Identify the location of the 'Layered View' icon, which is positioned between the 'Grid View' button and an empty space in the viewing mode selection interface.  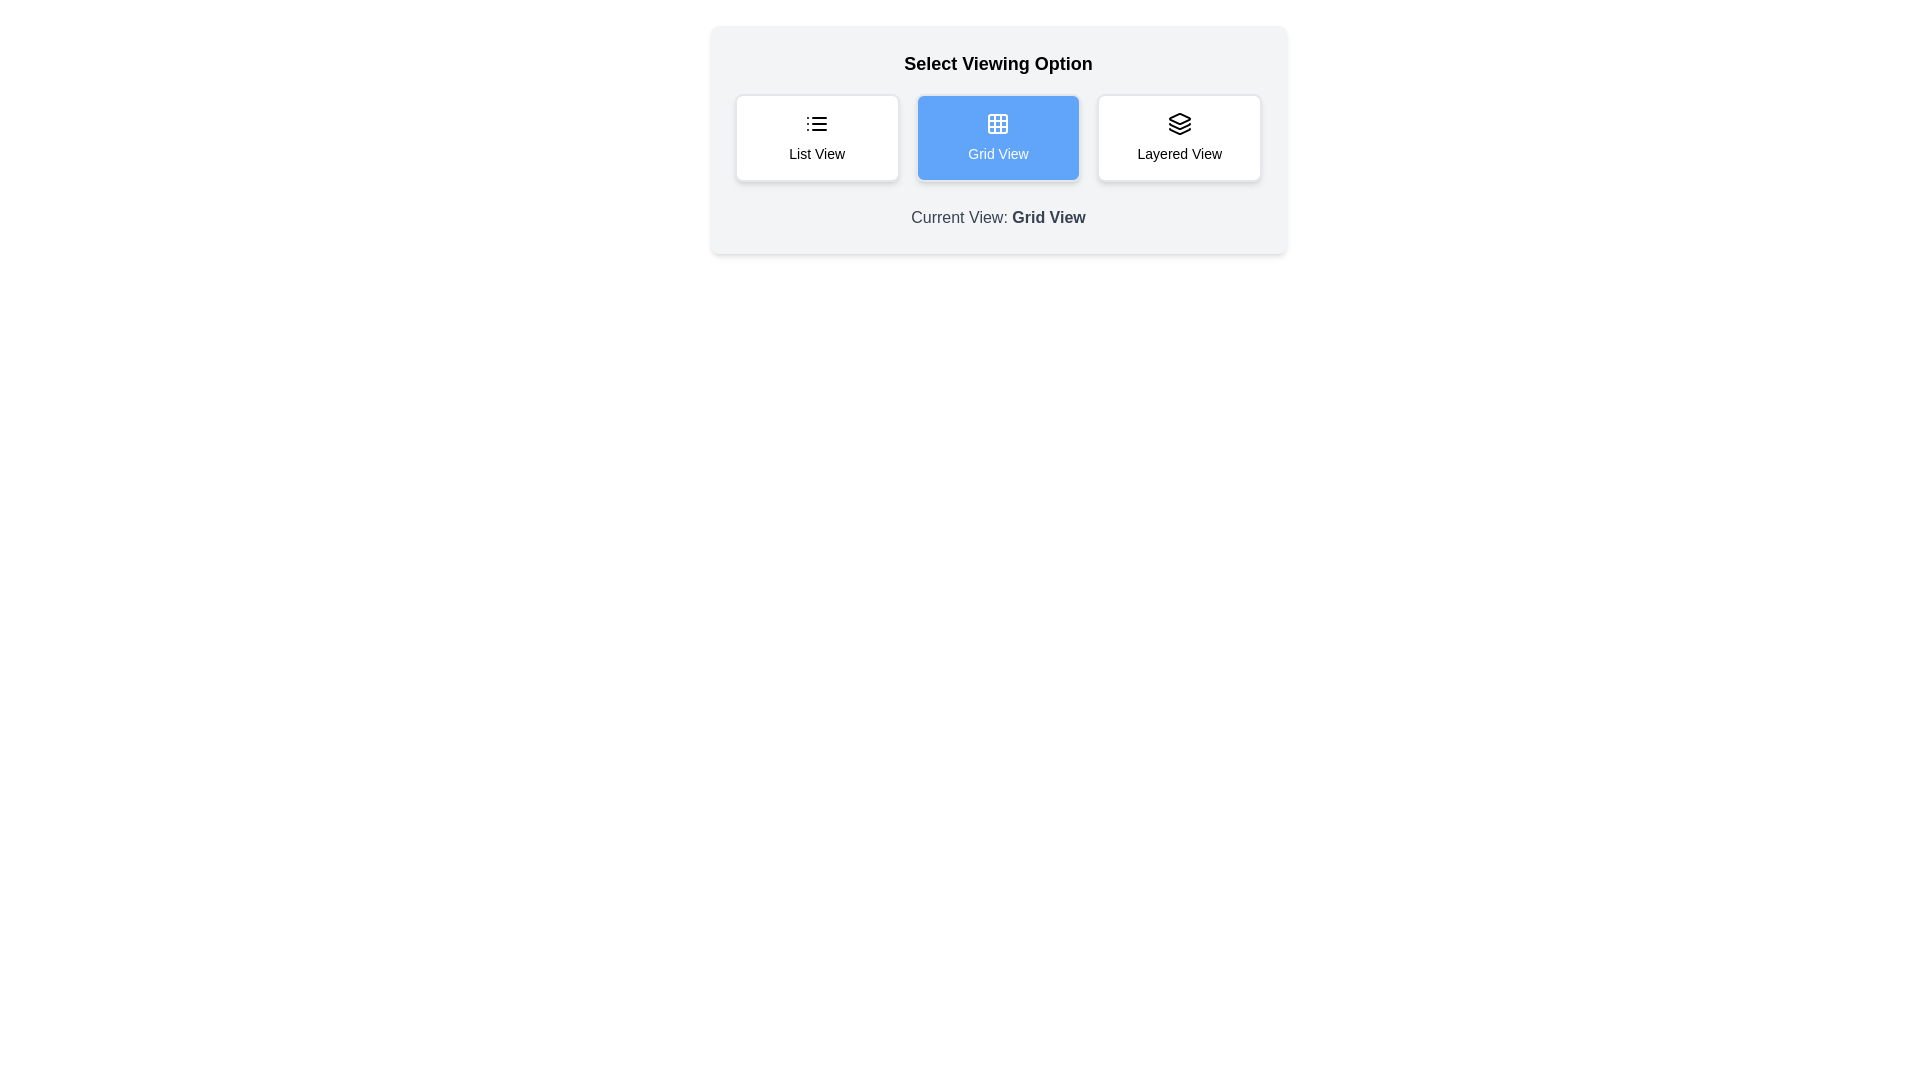
(1179, 119).